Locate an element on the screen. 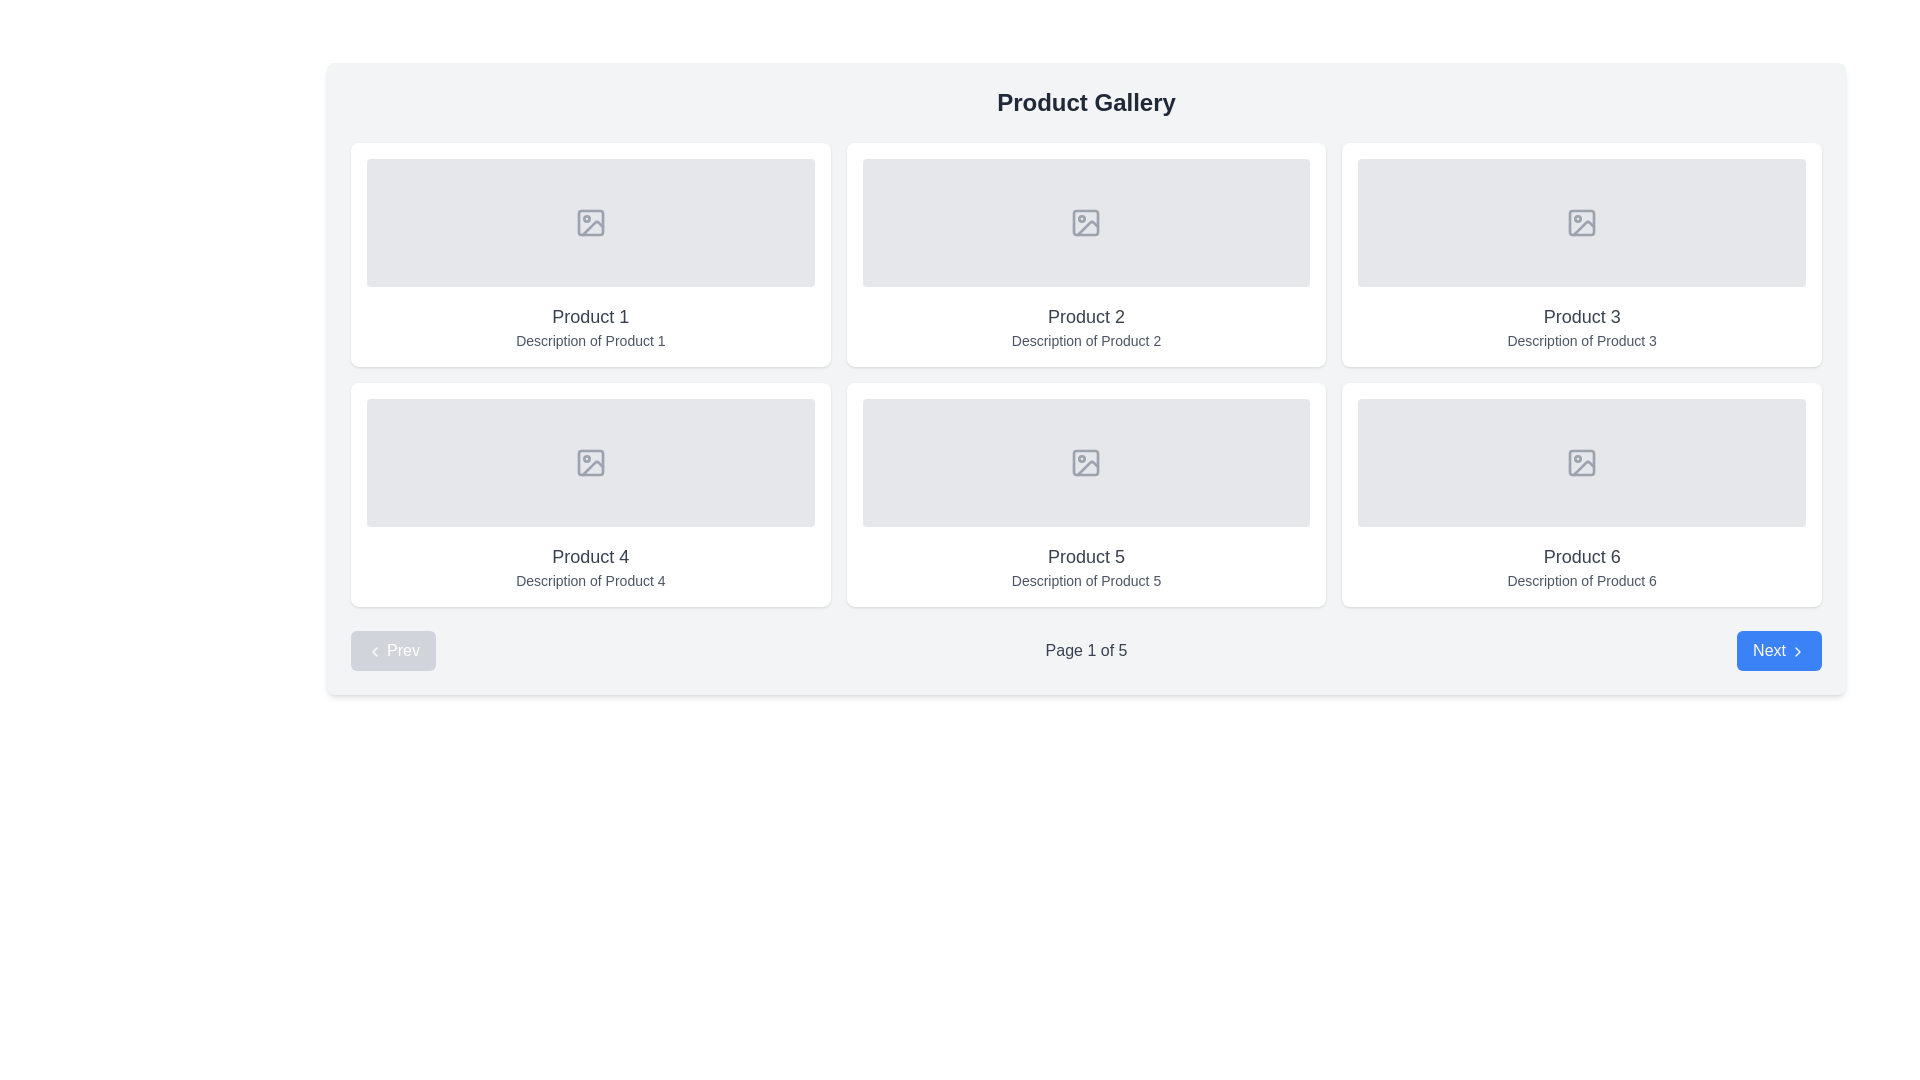 Image resolution: width=1920 pixels, height=1080 pixels. the small light gray rectangular SVG element with rounded corners located within the picture frame icon of 'Product 2' in the product preview area is located at coordinates (1085, 223).